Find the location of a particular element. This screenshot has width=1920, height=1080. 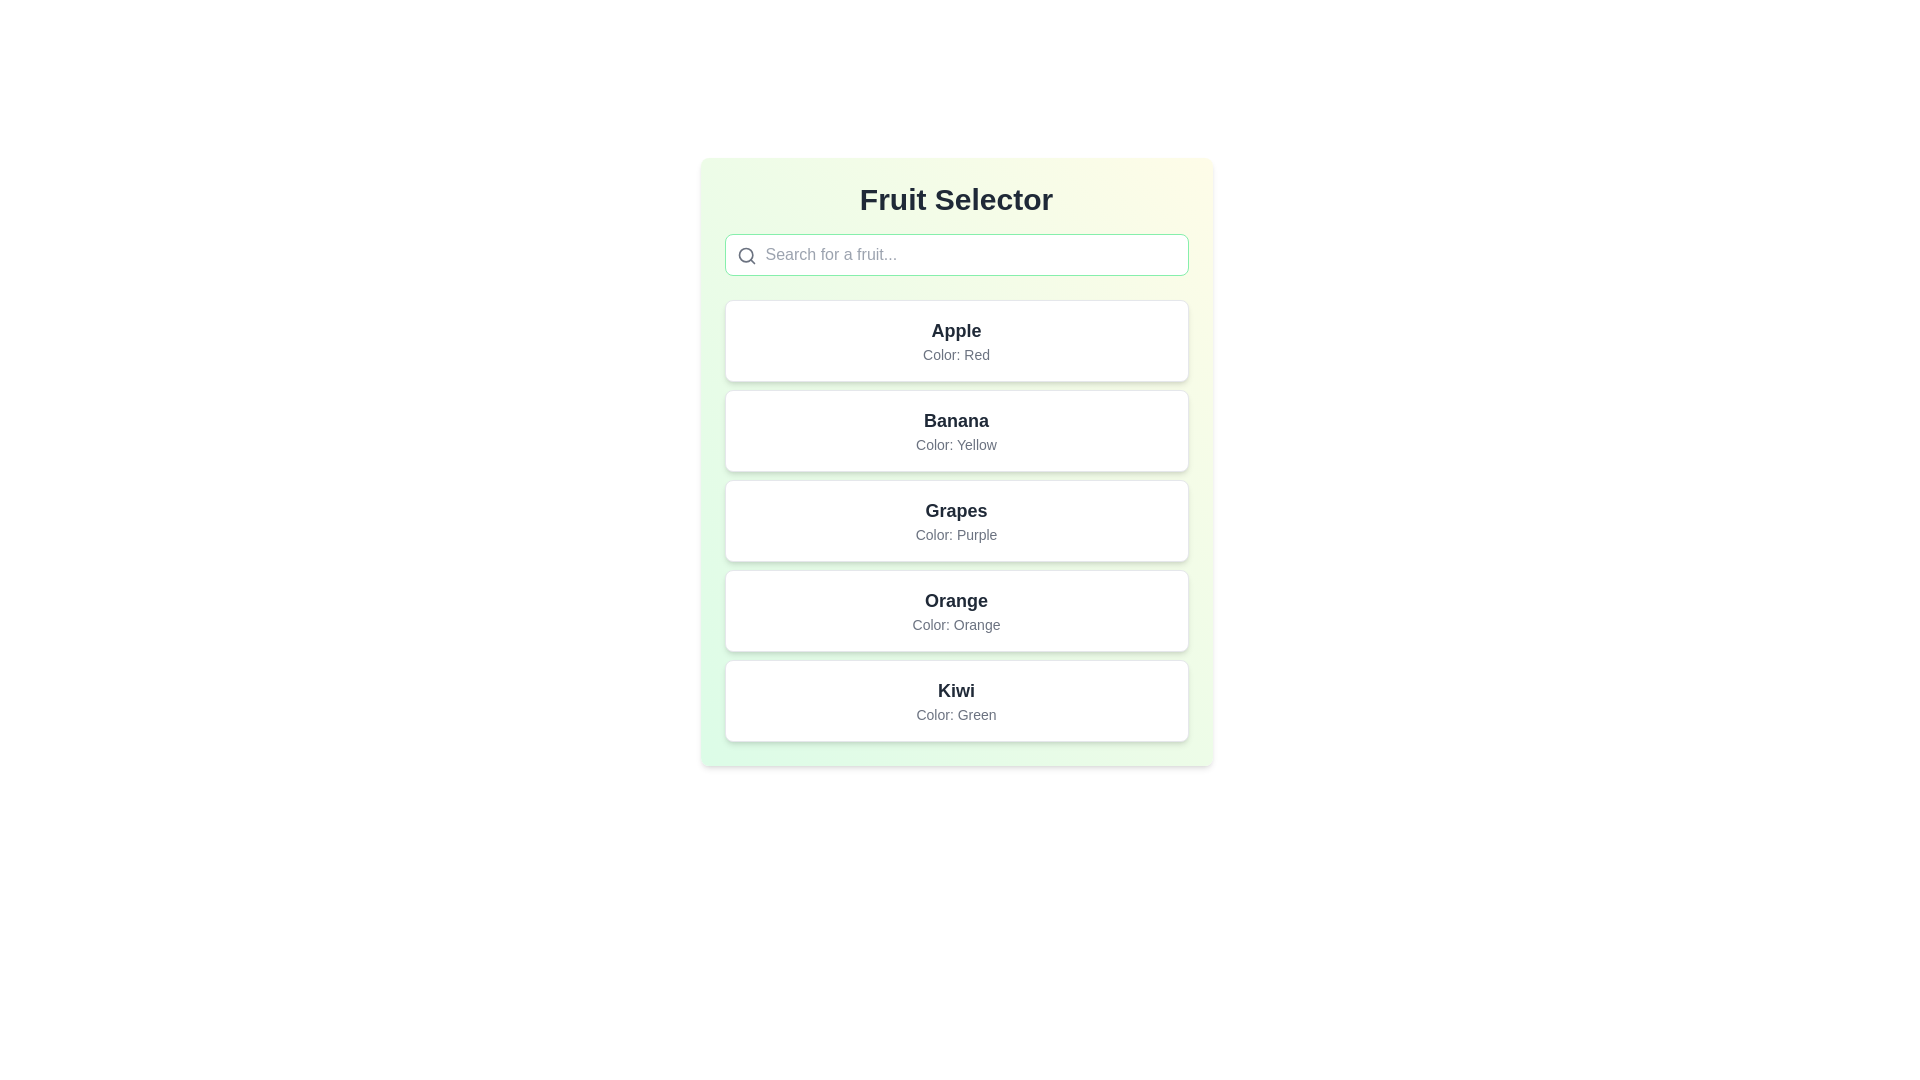

the 'Grapes' option in the Fruit Selector list is located at coordinates (955, 519).